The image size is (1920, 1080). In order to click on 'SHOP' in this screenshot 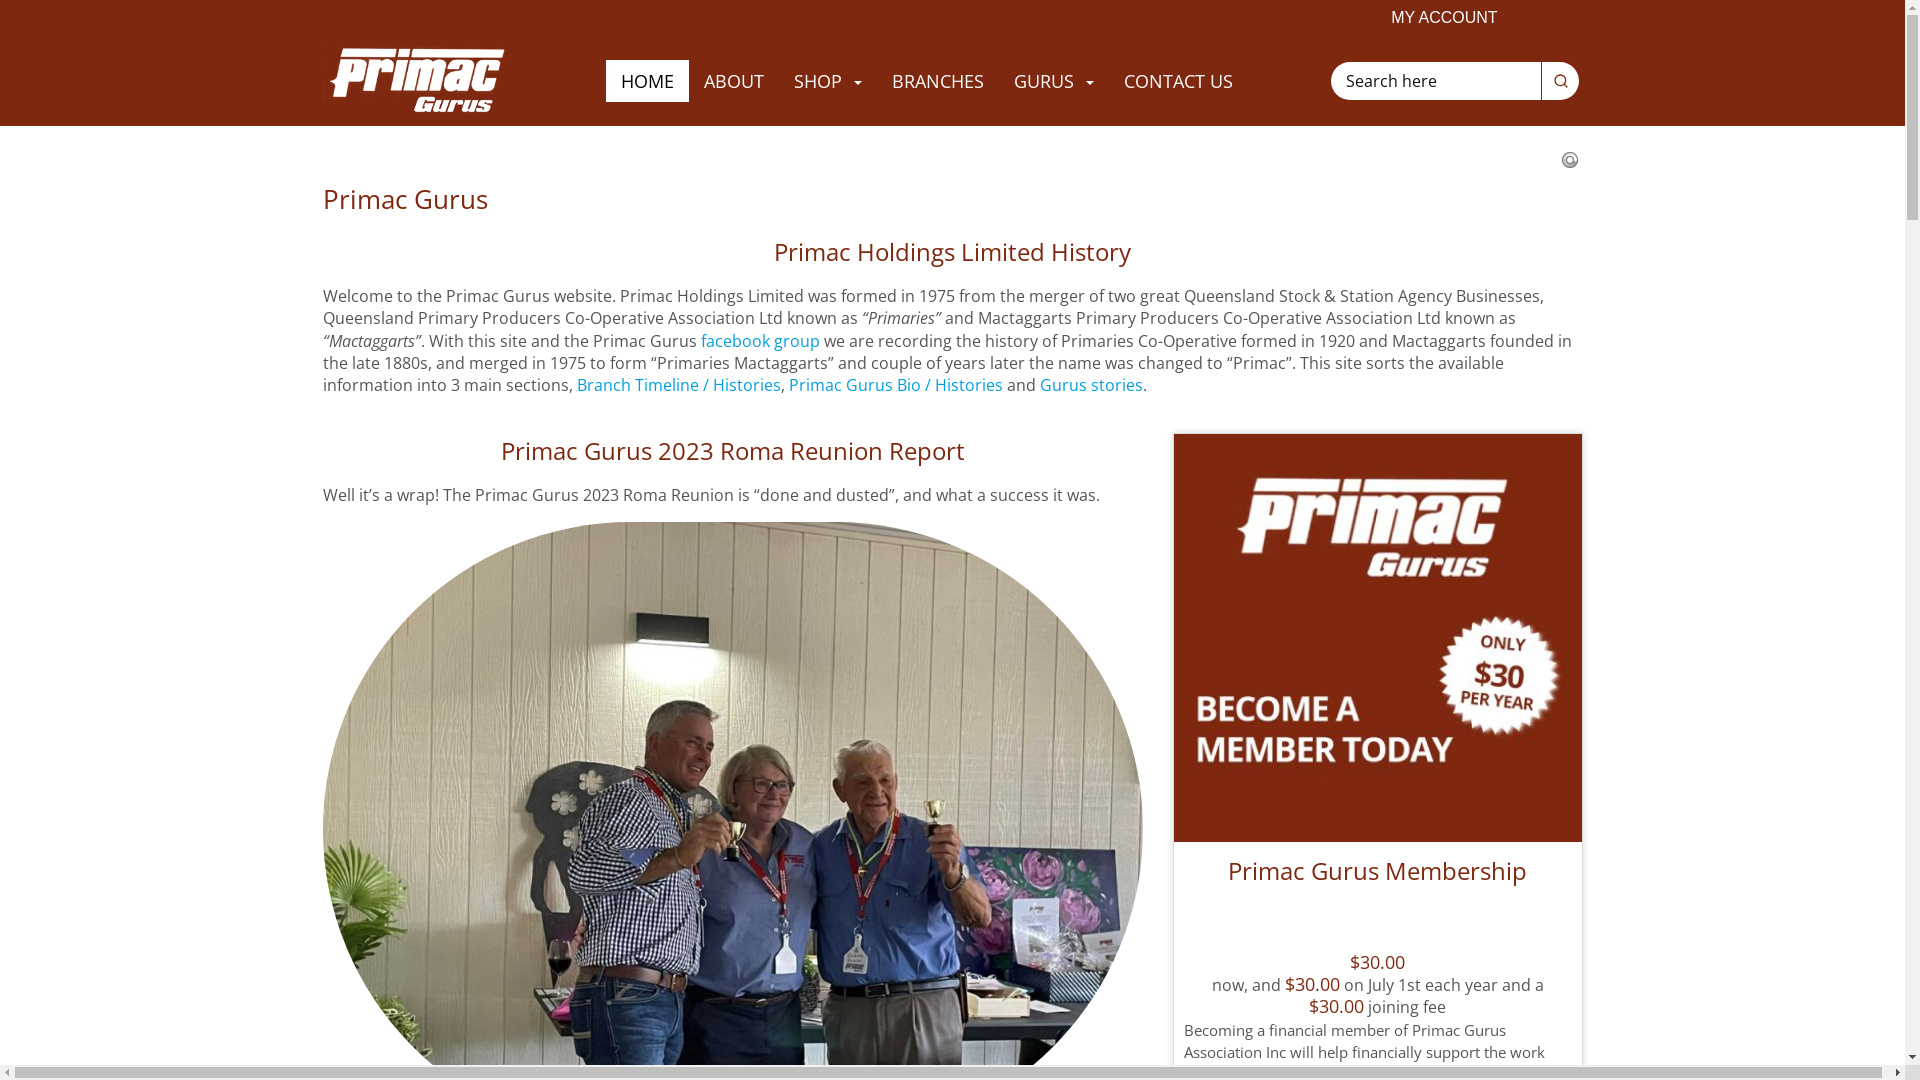, I will do `click(828, 80)`.